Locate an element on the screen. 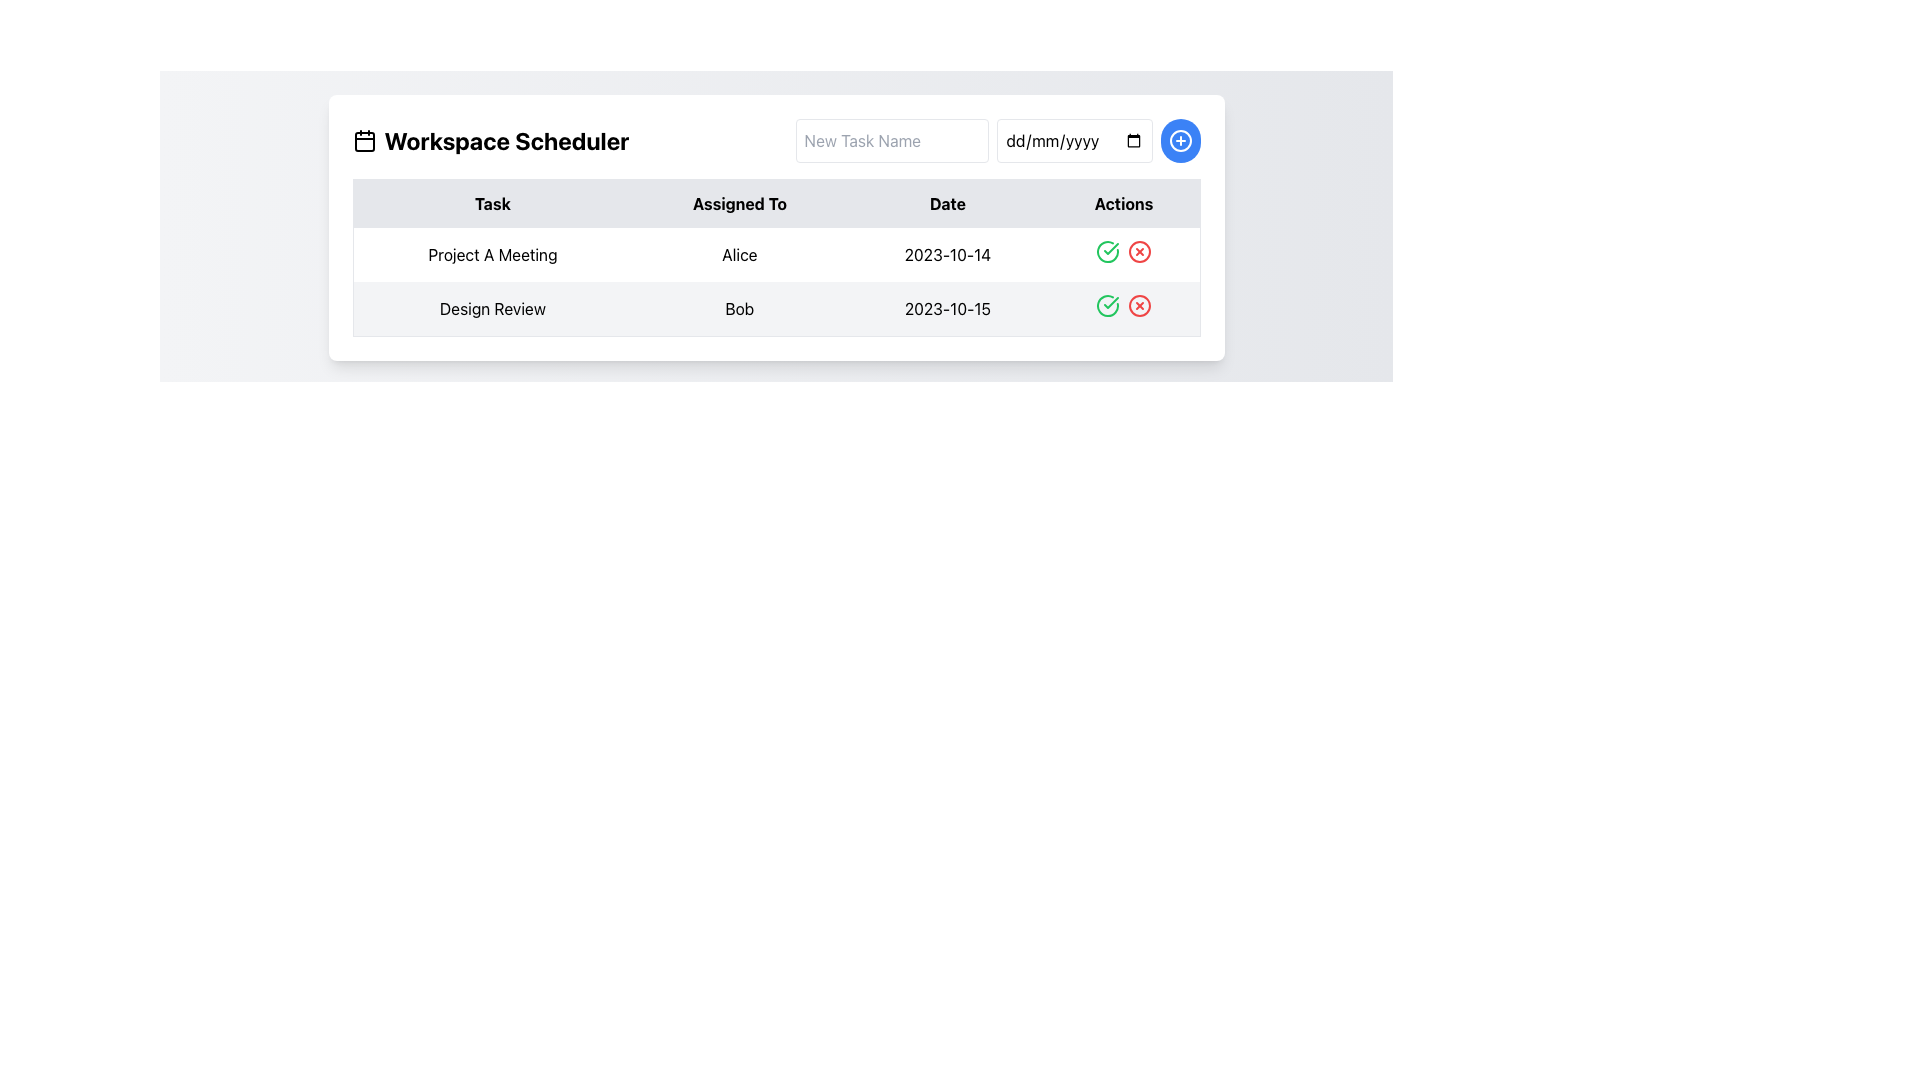 Image resolution: width=1920 pixels, height=1080 pixels. the text label displaying '2023-10-14' in bold black within the first row and third column of the table is located at coordinates (946, 253).